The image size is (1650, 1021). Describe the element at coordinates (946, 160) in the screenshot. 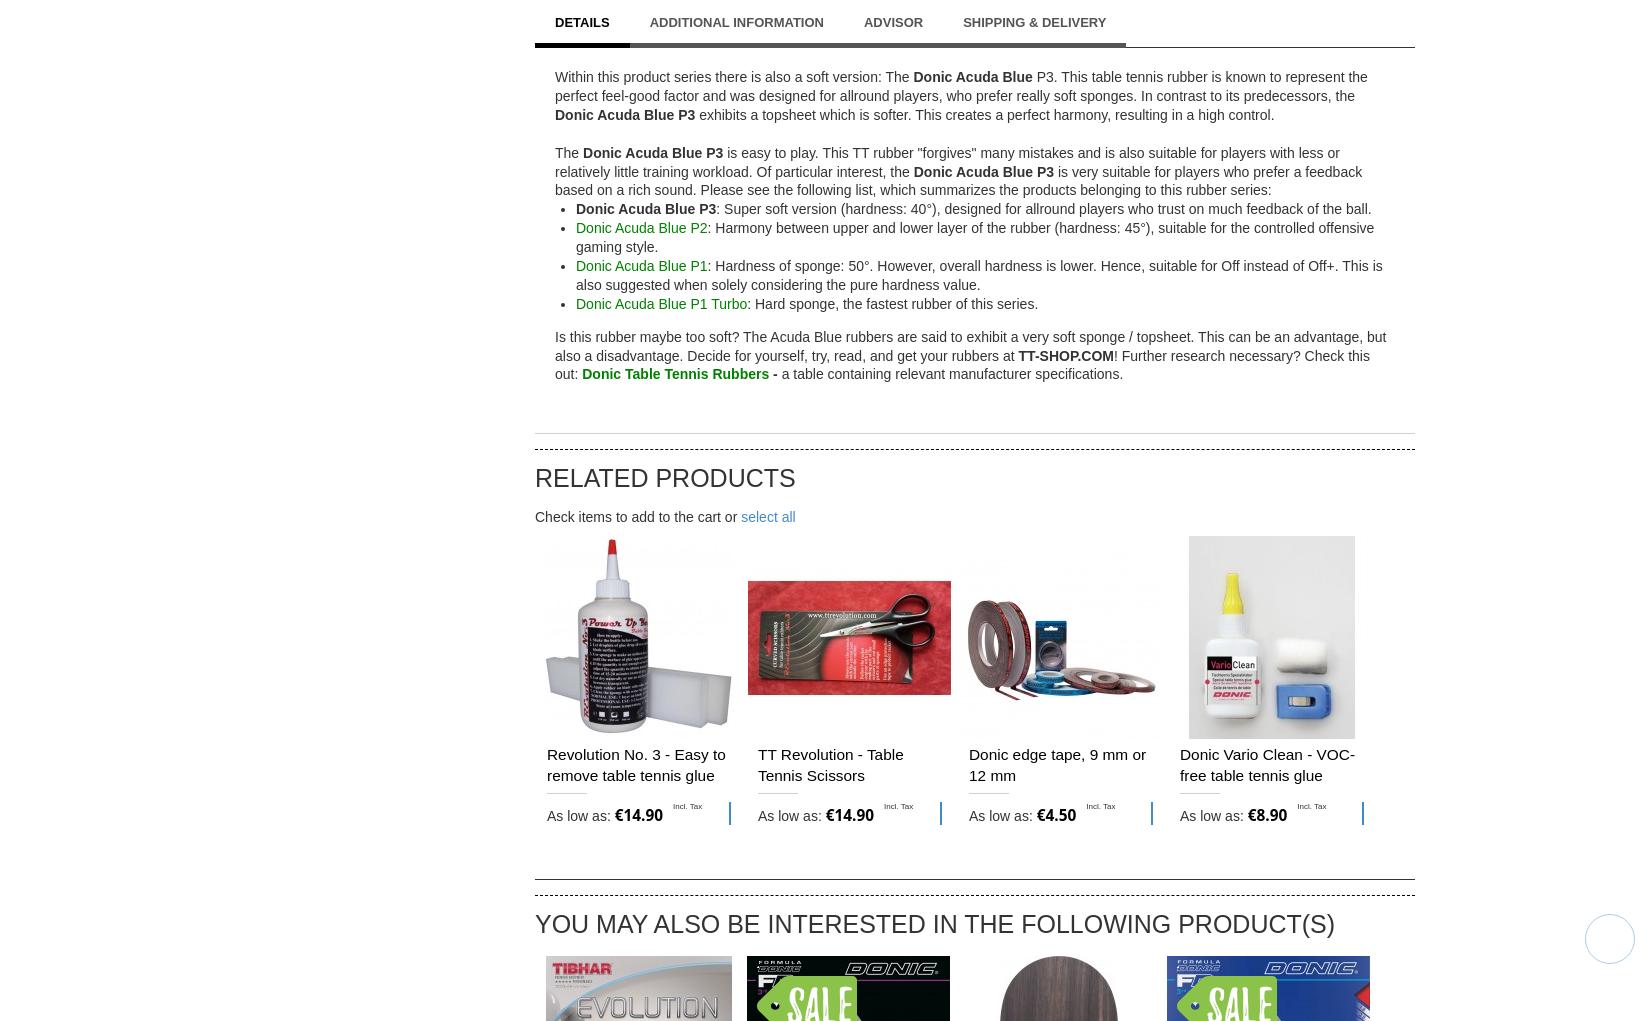

I see `'is easy to play. This TT rubber "forgives" many mistakes and is also suitable for players with less or relatively little training workload. Of particular interest, the'` at that location.